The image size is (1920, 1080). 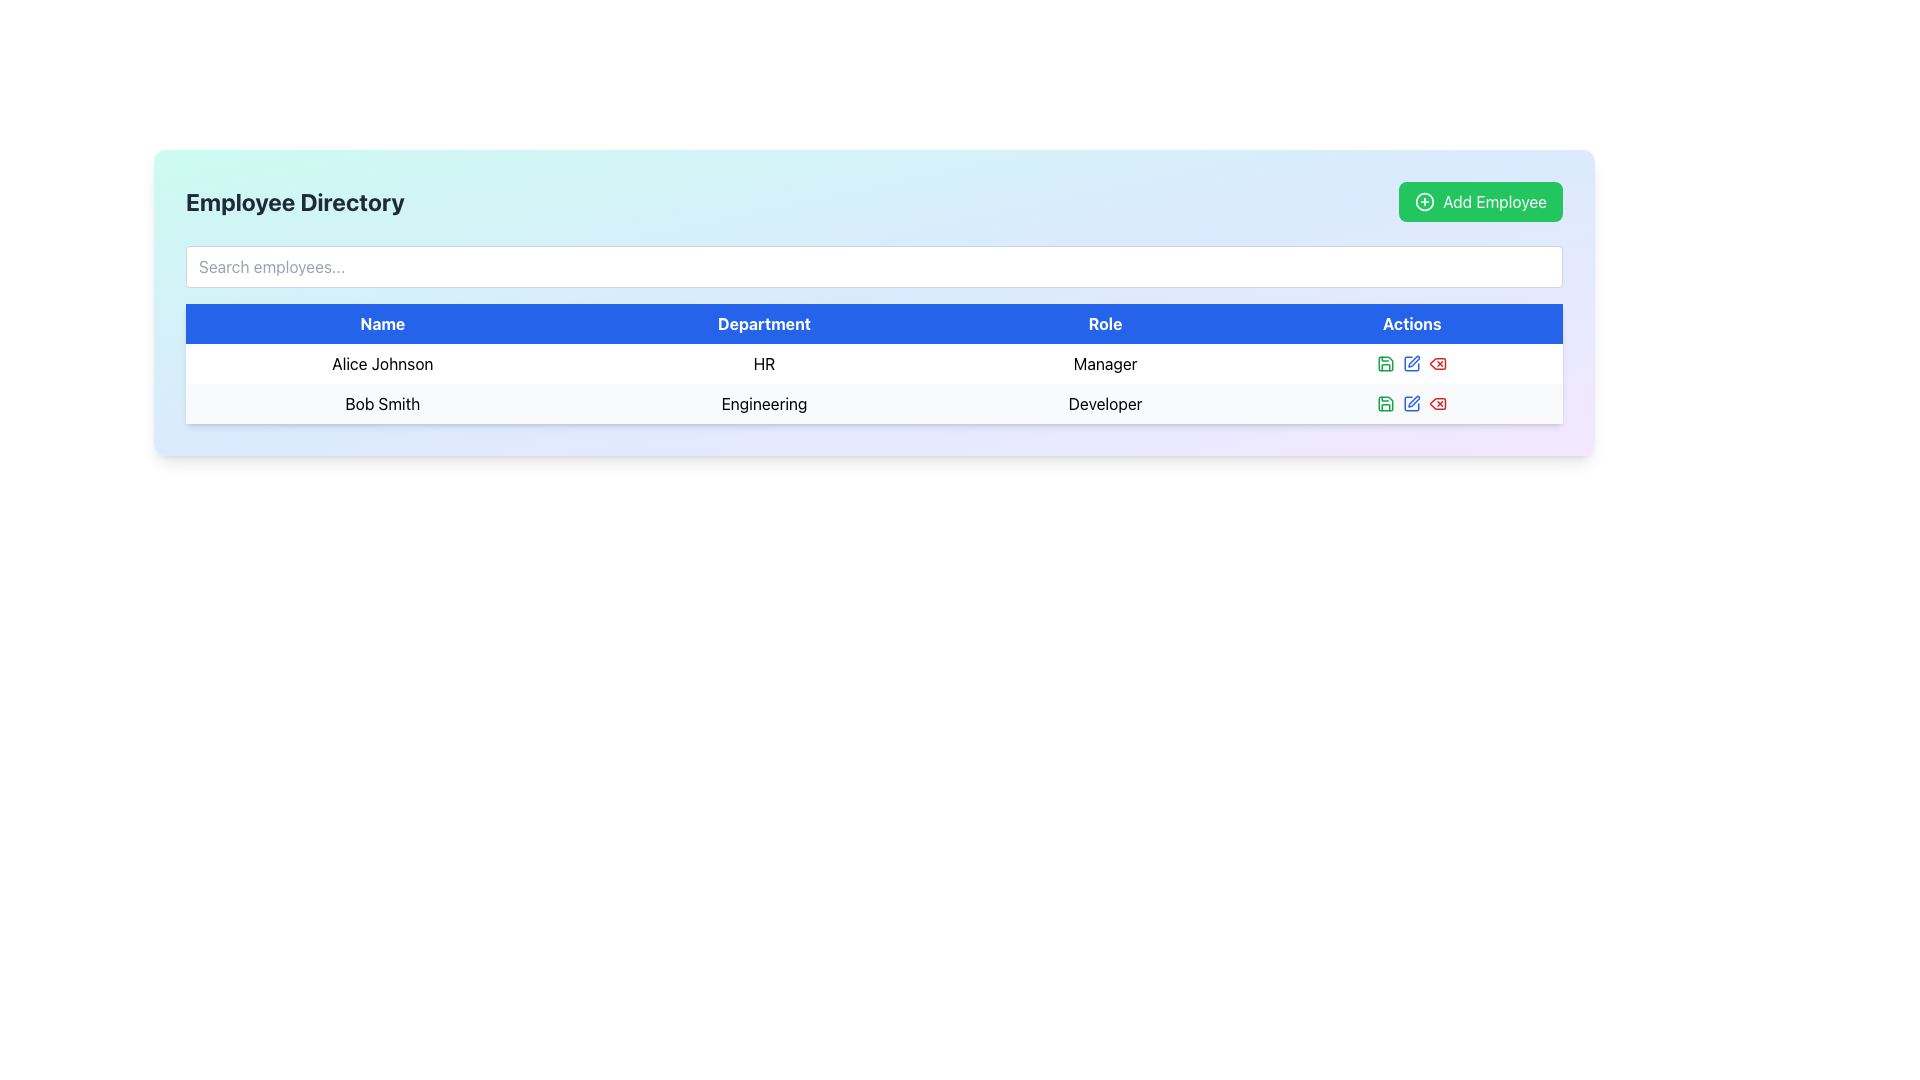 What do you see at coordinates (1104, 323) in the screenshot?
I see `the blue rectangular header segment containing the white text 'Role', which is the third column header in the table, positioned between 'Department' and 'Actions'` at bounding box center [1104, 323].